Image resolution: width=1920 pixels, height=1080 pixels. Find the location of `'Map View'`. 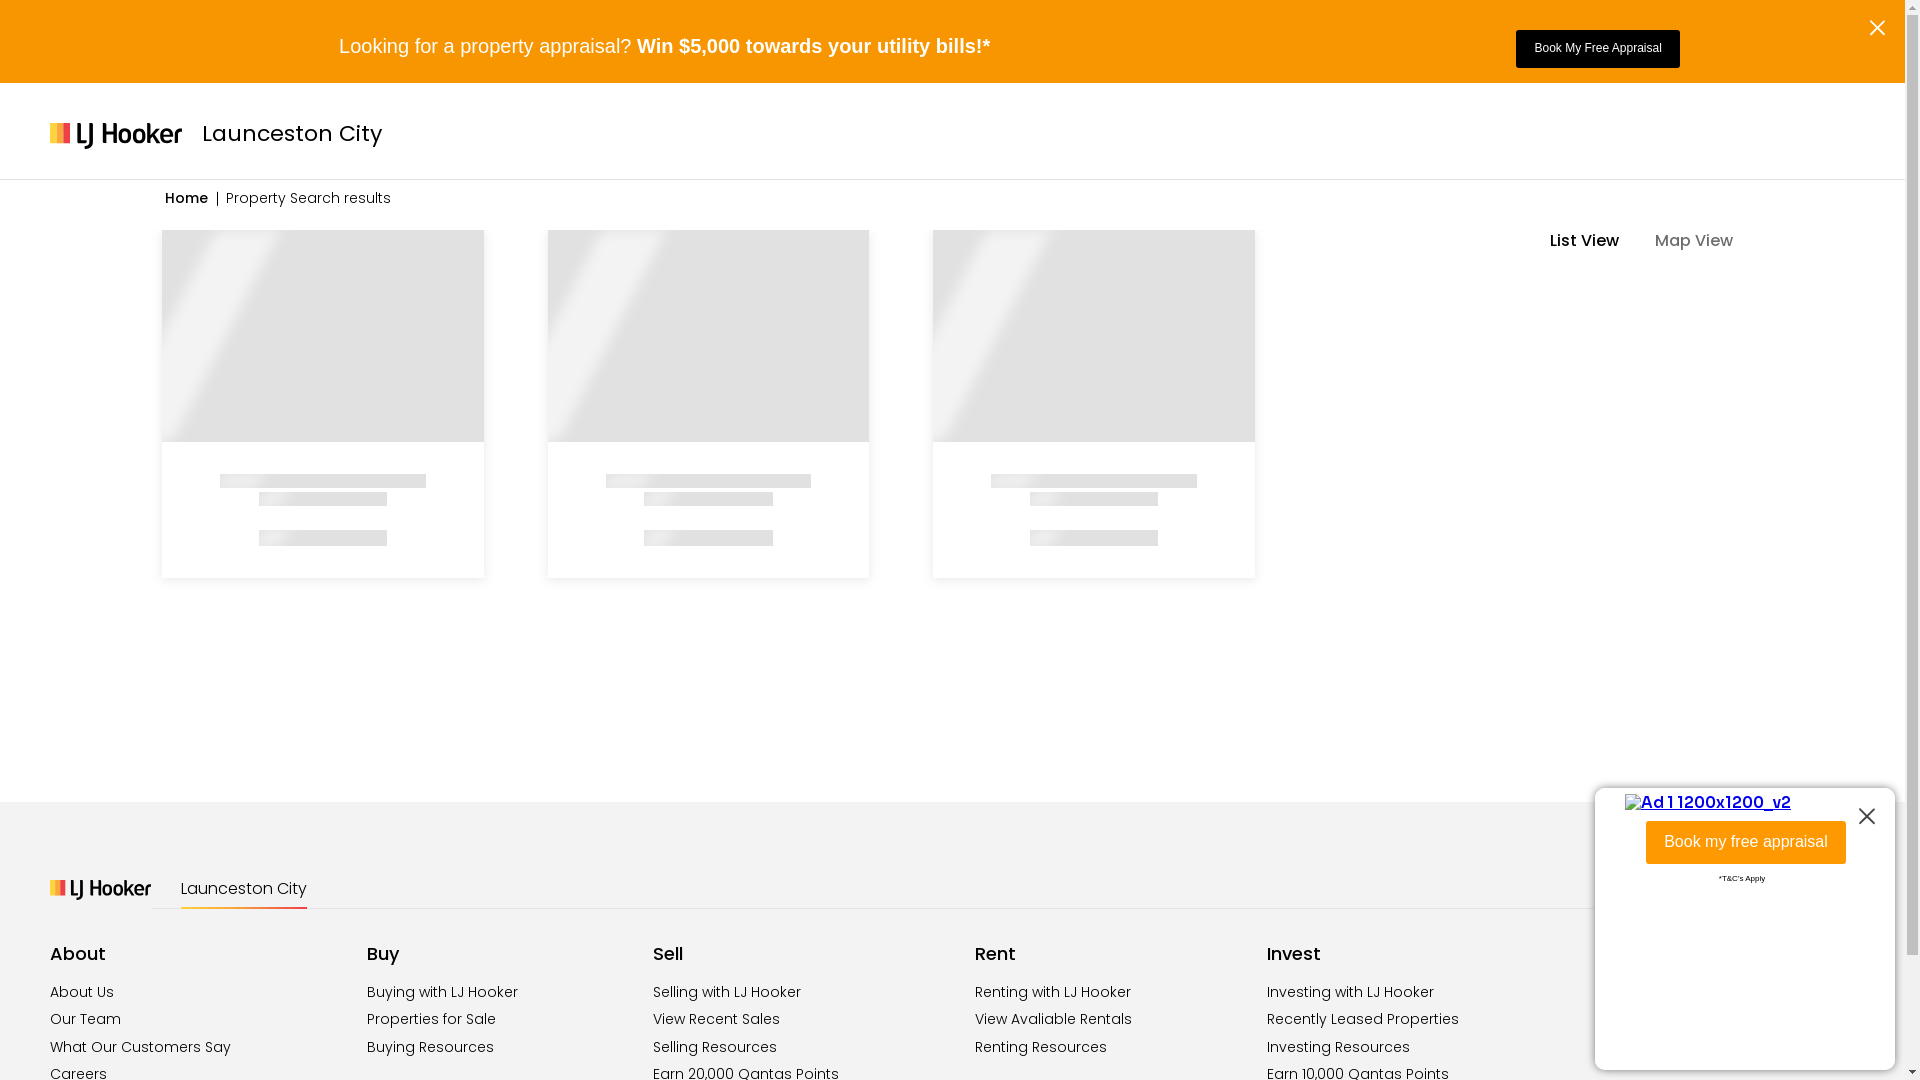

'Map View' is located at coordinates (1703, 239).